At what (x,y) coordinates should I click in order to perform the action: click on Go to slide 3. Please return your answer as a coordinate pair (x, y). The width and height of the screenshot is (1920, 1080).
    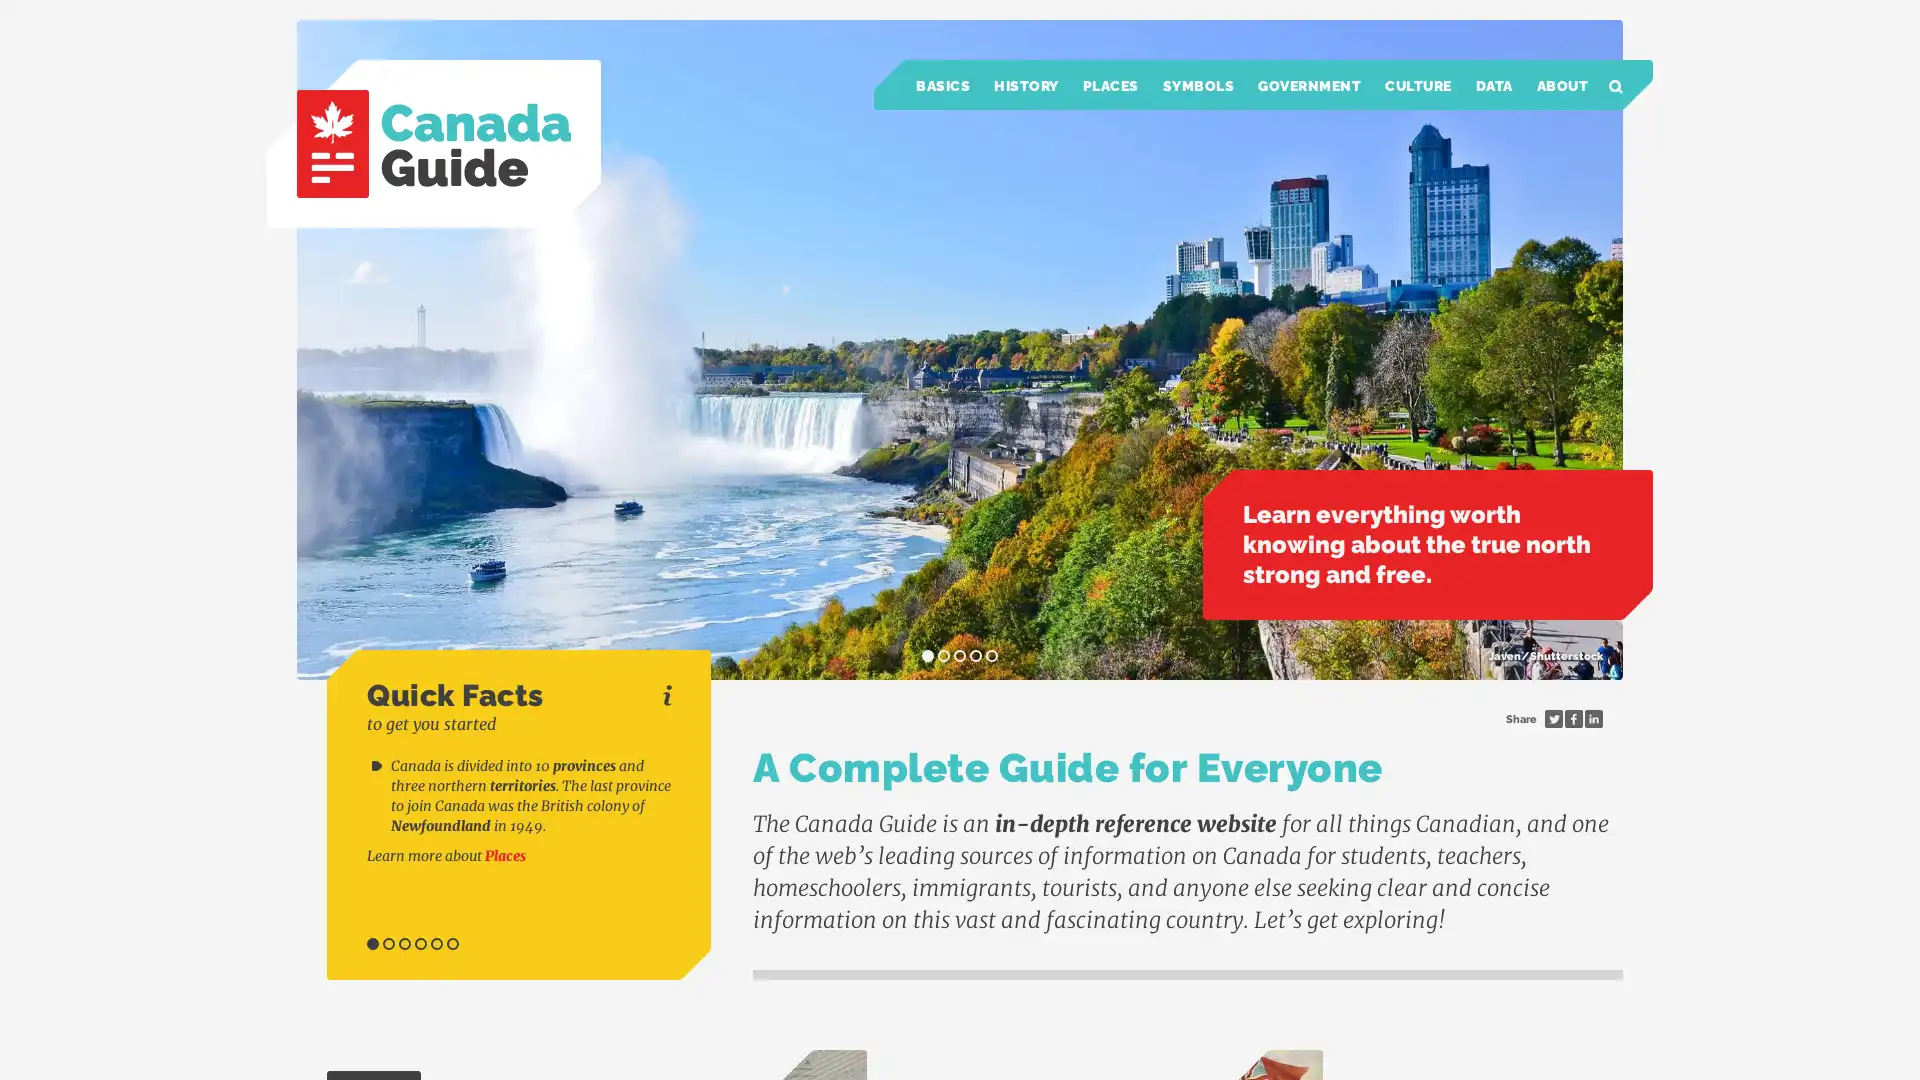
    Looking at the image, I should click on (960, 655).